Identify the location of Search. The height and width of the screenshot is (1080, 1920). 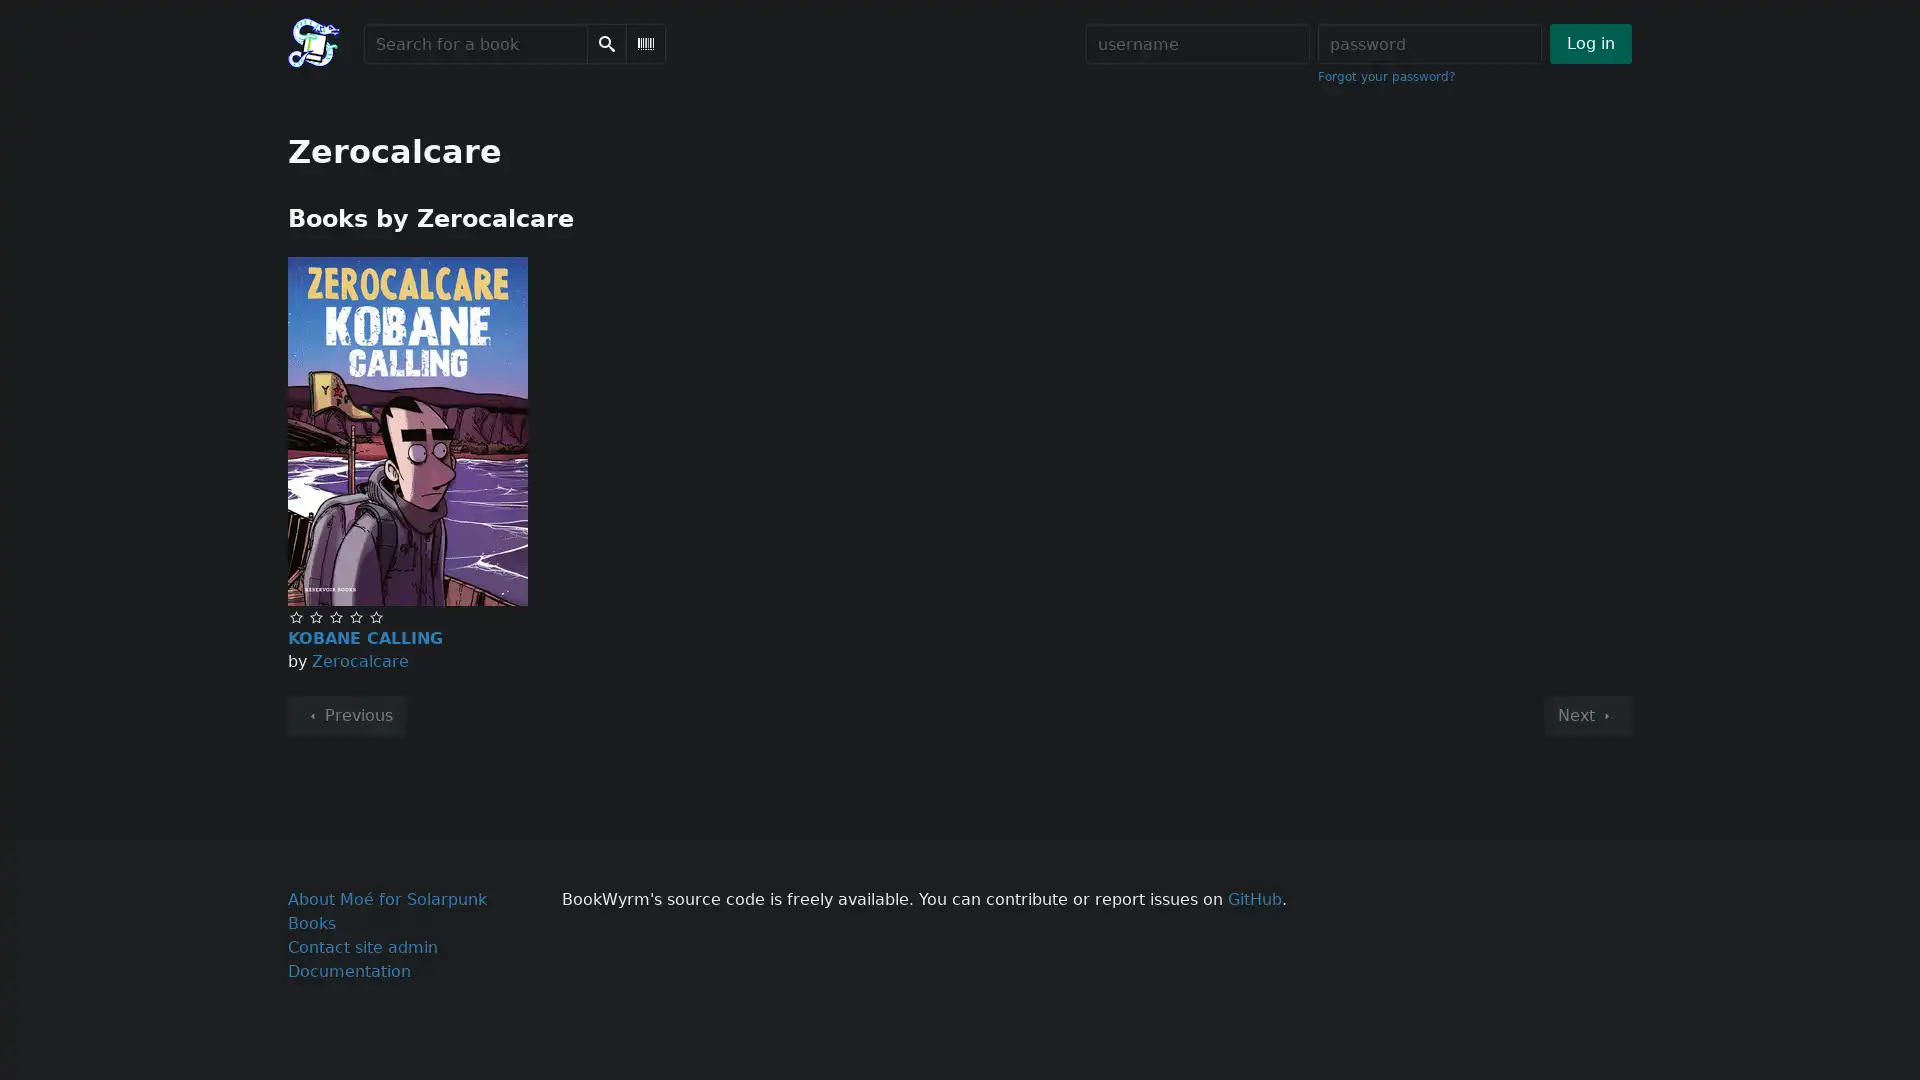
(605, 43).